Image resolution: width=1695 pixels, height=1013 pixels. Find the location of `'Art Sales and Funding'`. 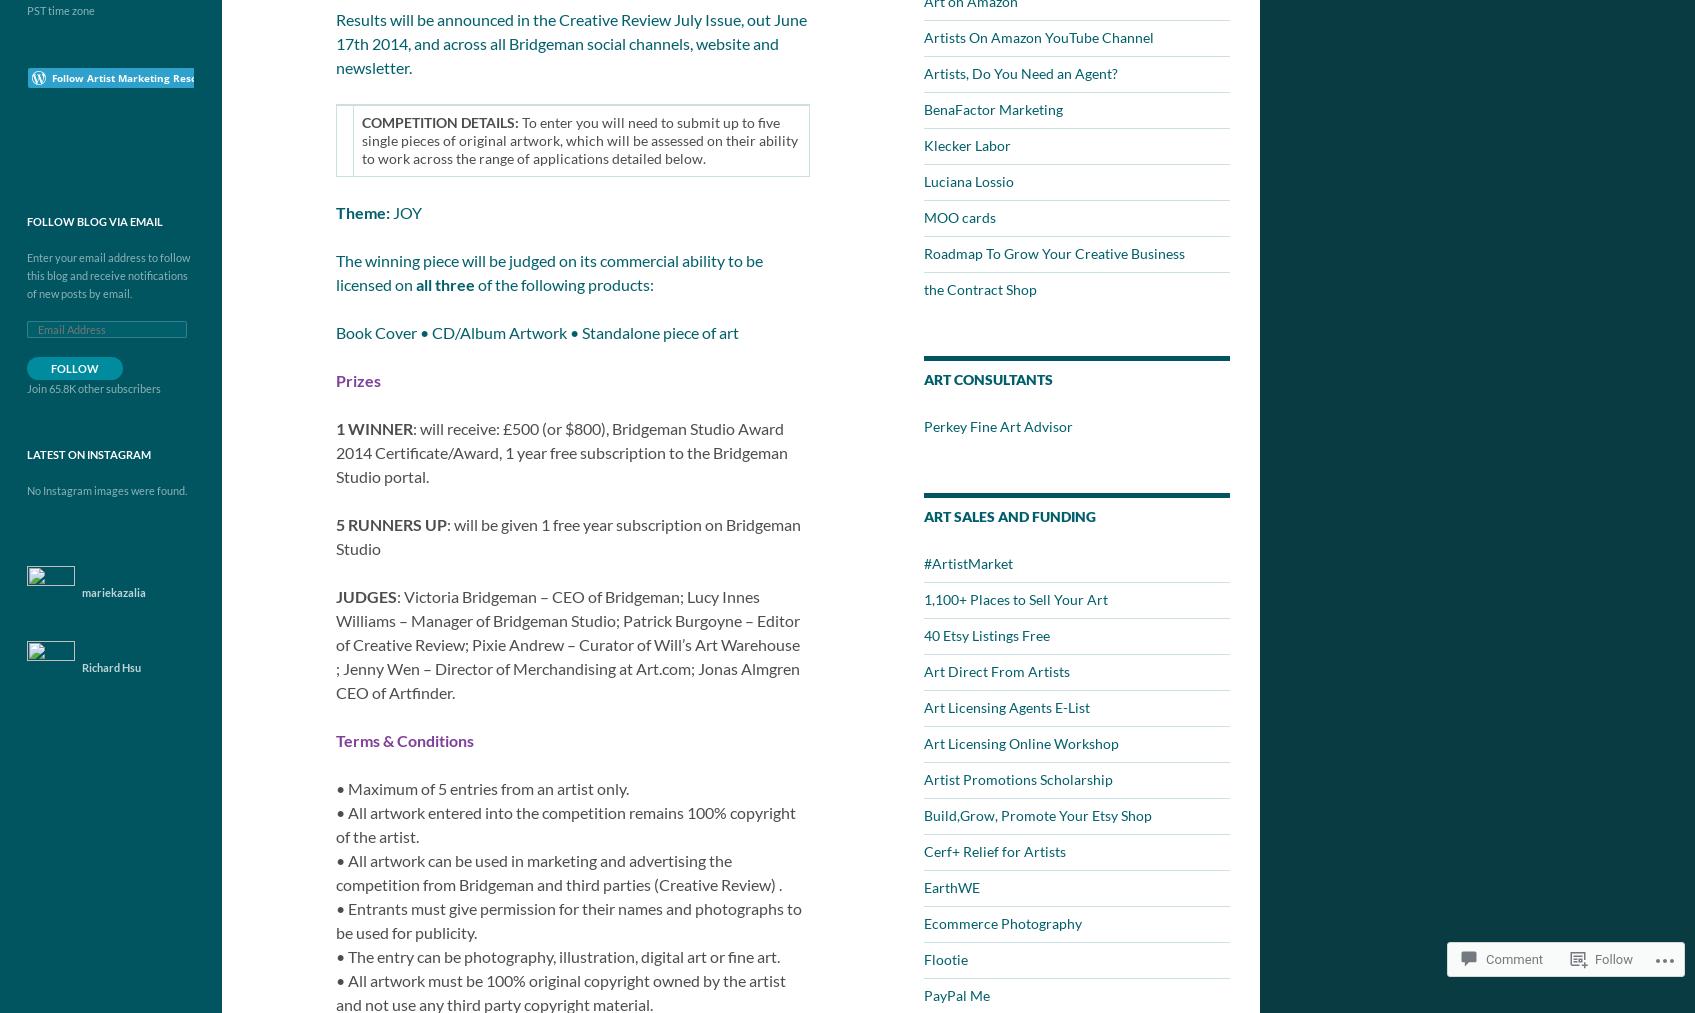

'Art Sales and Funding' is located at coordinates (1009, 516).